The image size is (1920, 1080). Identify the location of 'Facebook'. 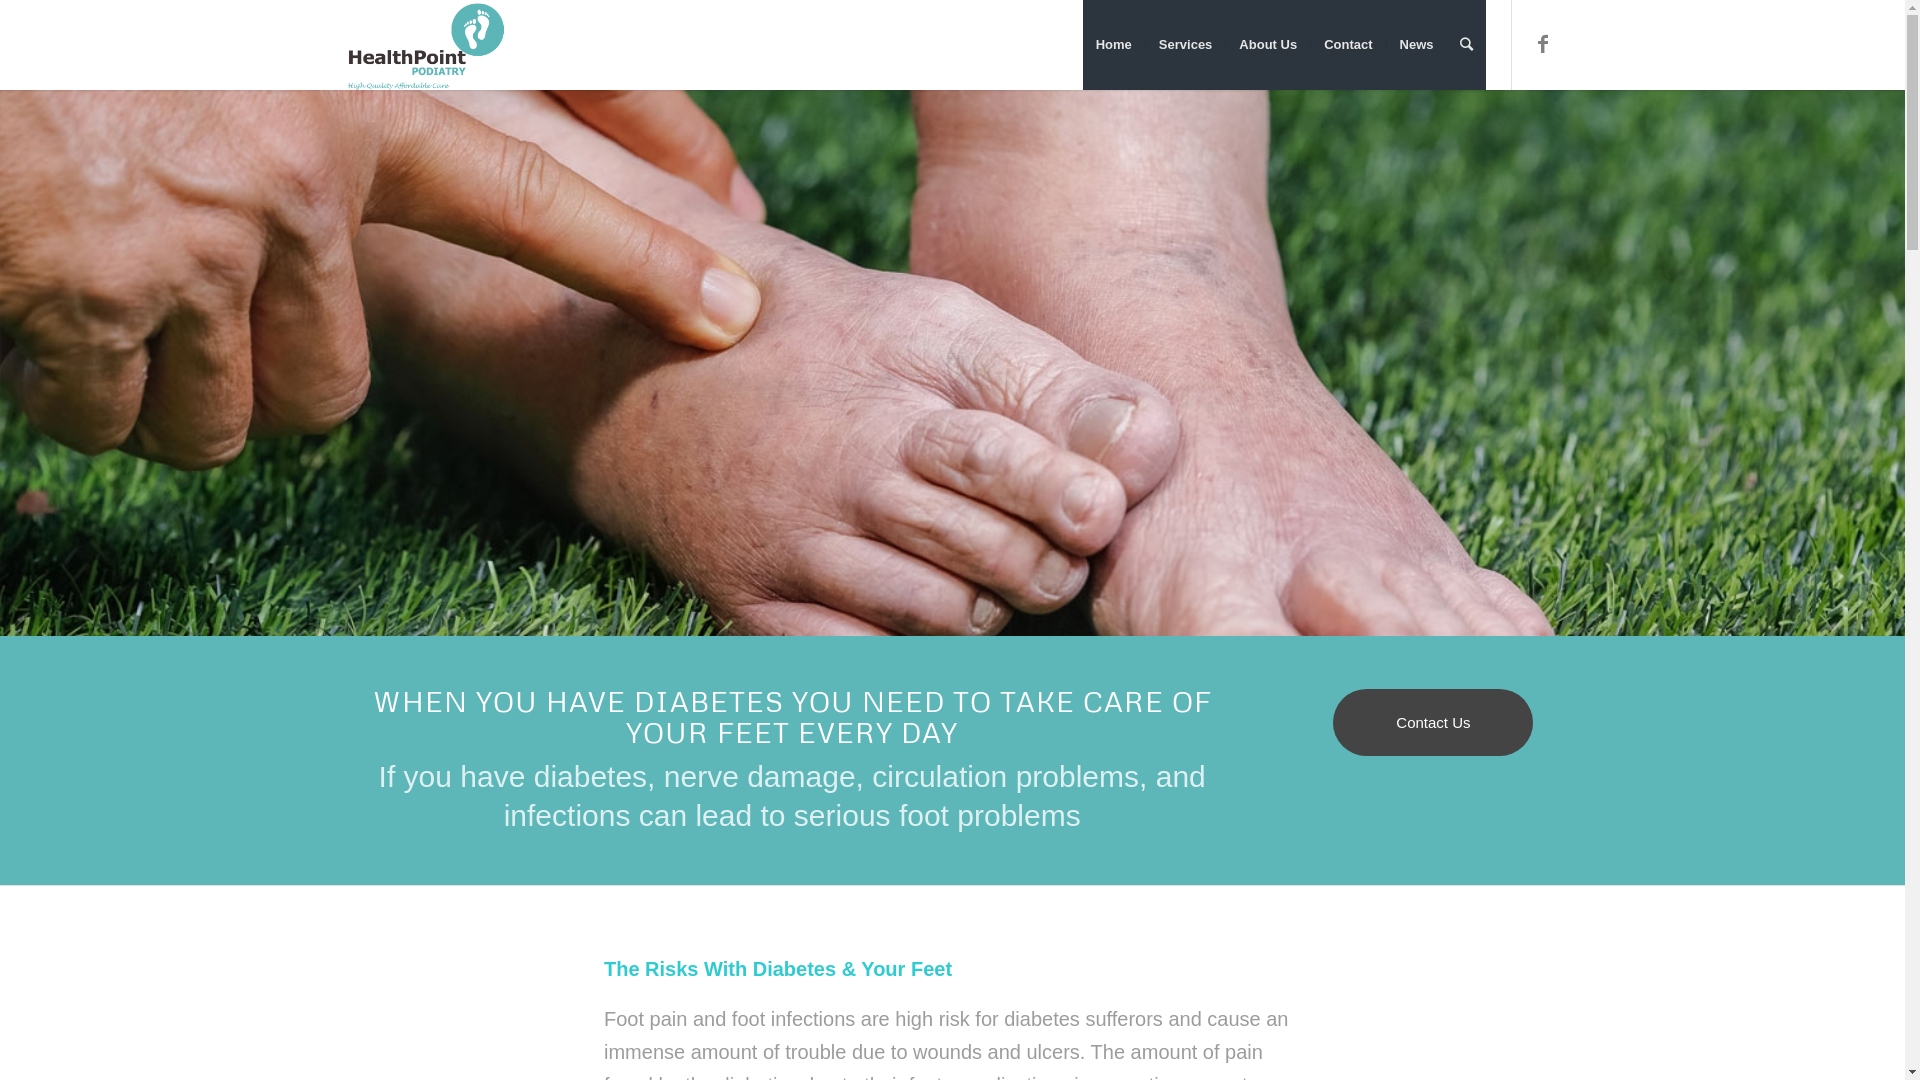
(1541, 43).